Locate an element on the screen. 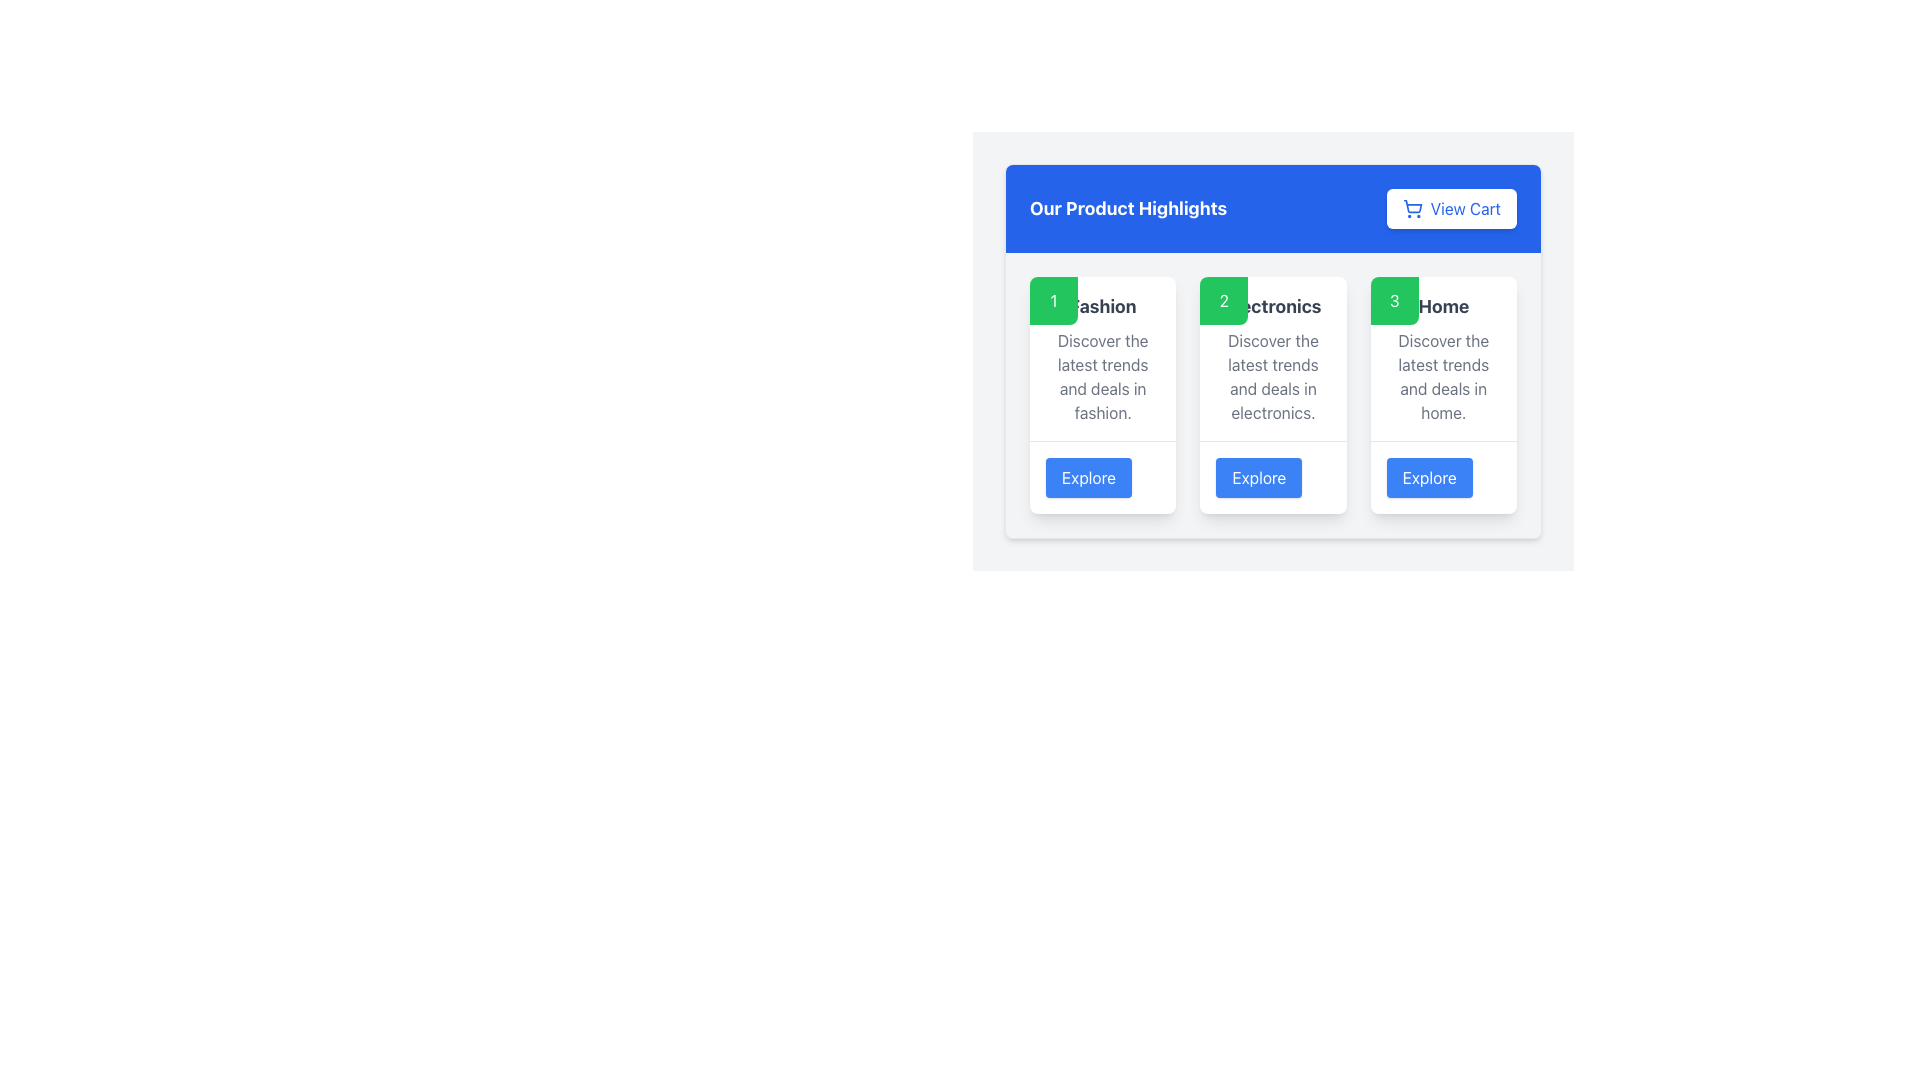 The image size is (1920, 1080). the shopping cart icon located within the button next is located at coordinates (1411, 208).